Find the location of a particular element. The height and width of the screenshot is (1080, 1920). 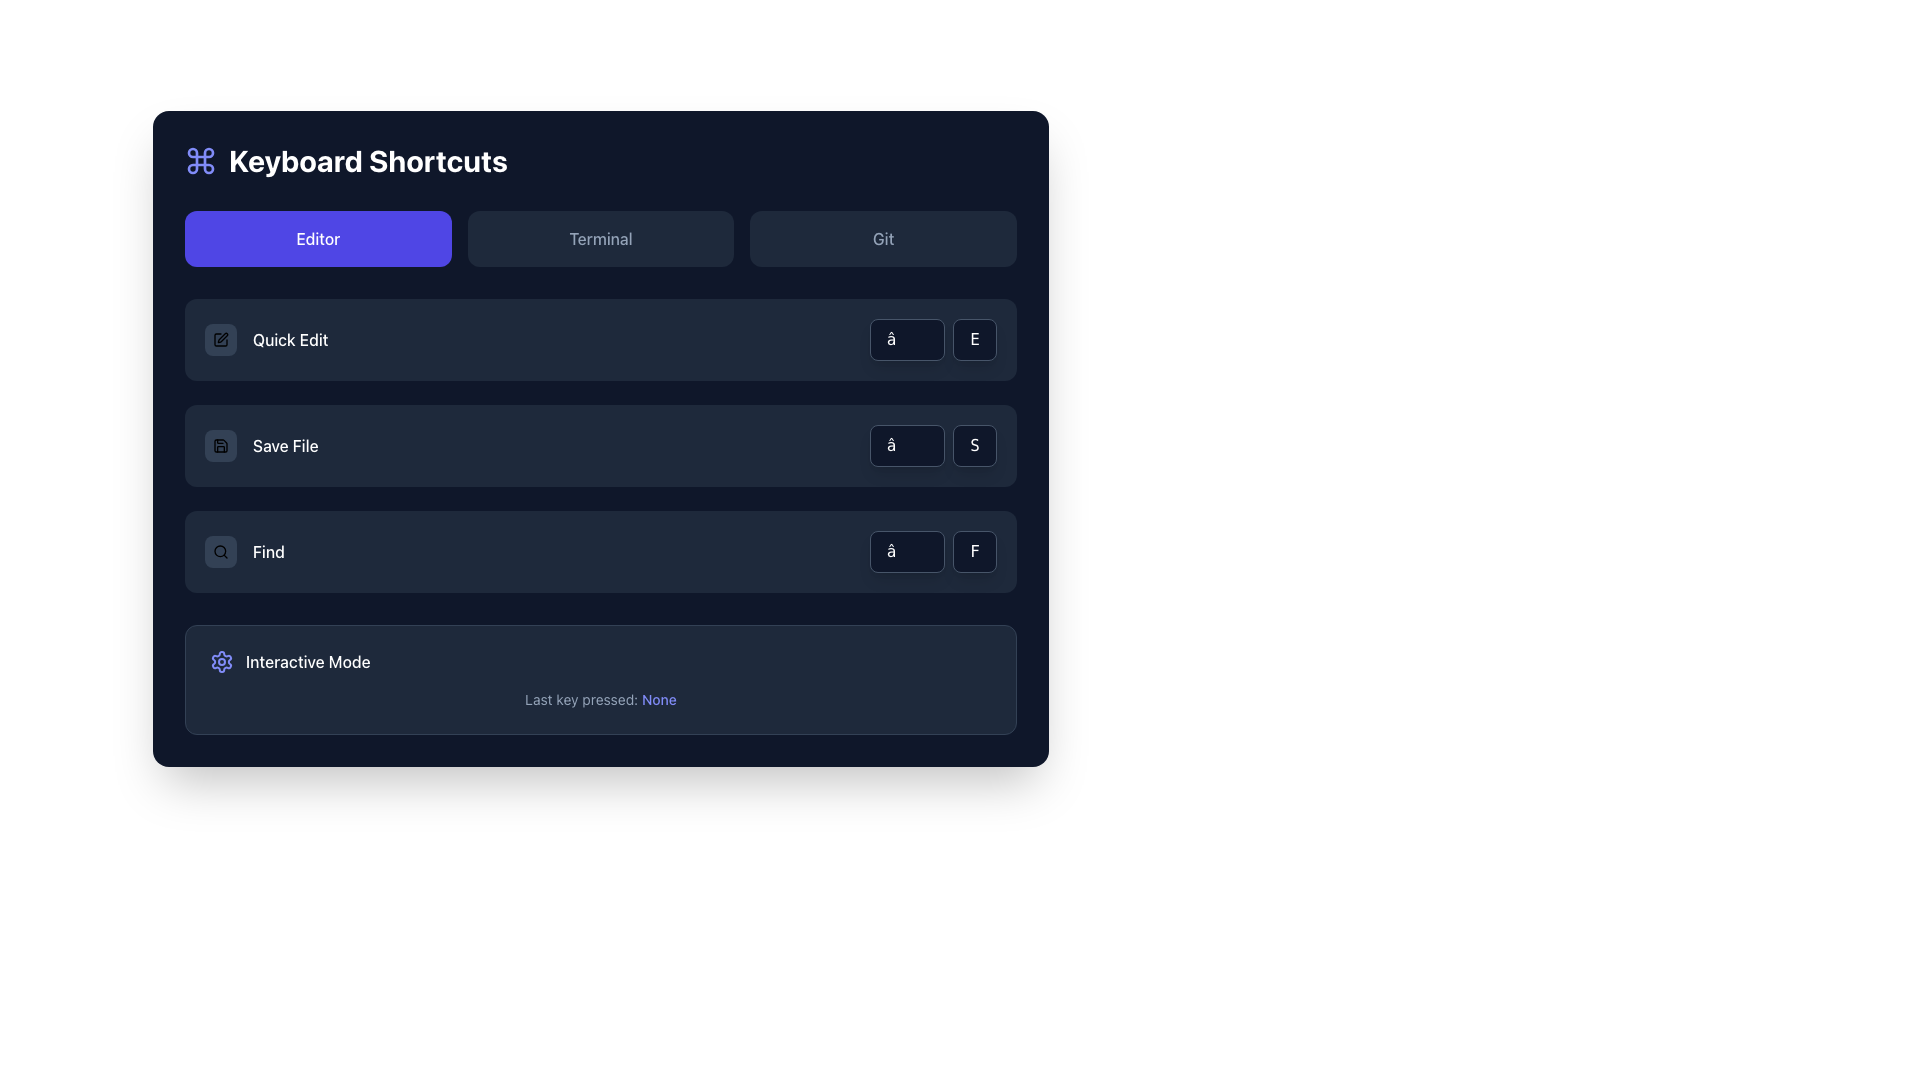

the 'Save File' icon located in the second row of the shortcut list within the 'Keyboard Shortcuts' modal, which is under the 'Editor' tab is located at coordinates (220, 445).